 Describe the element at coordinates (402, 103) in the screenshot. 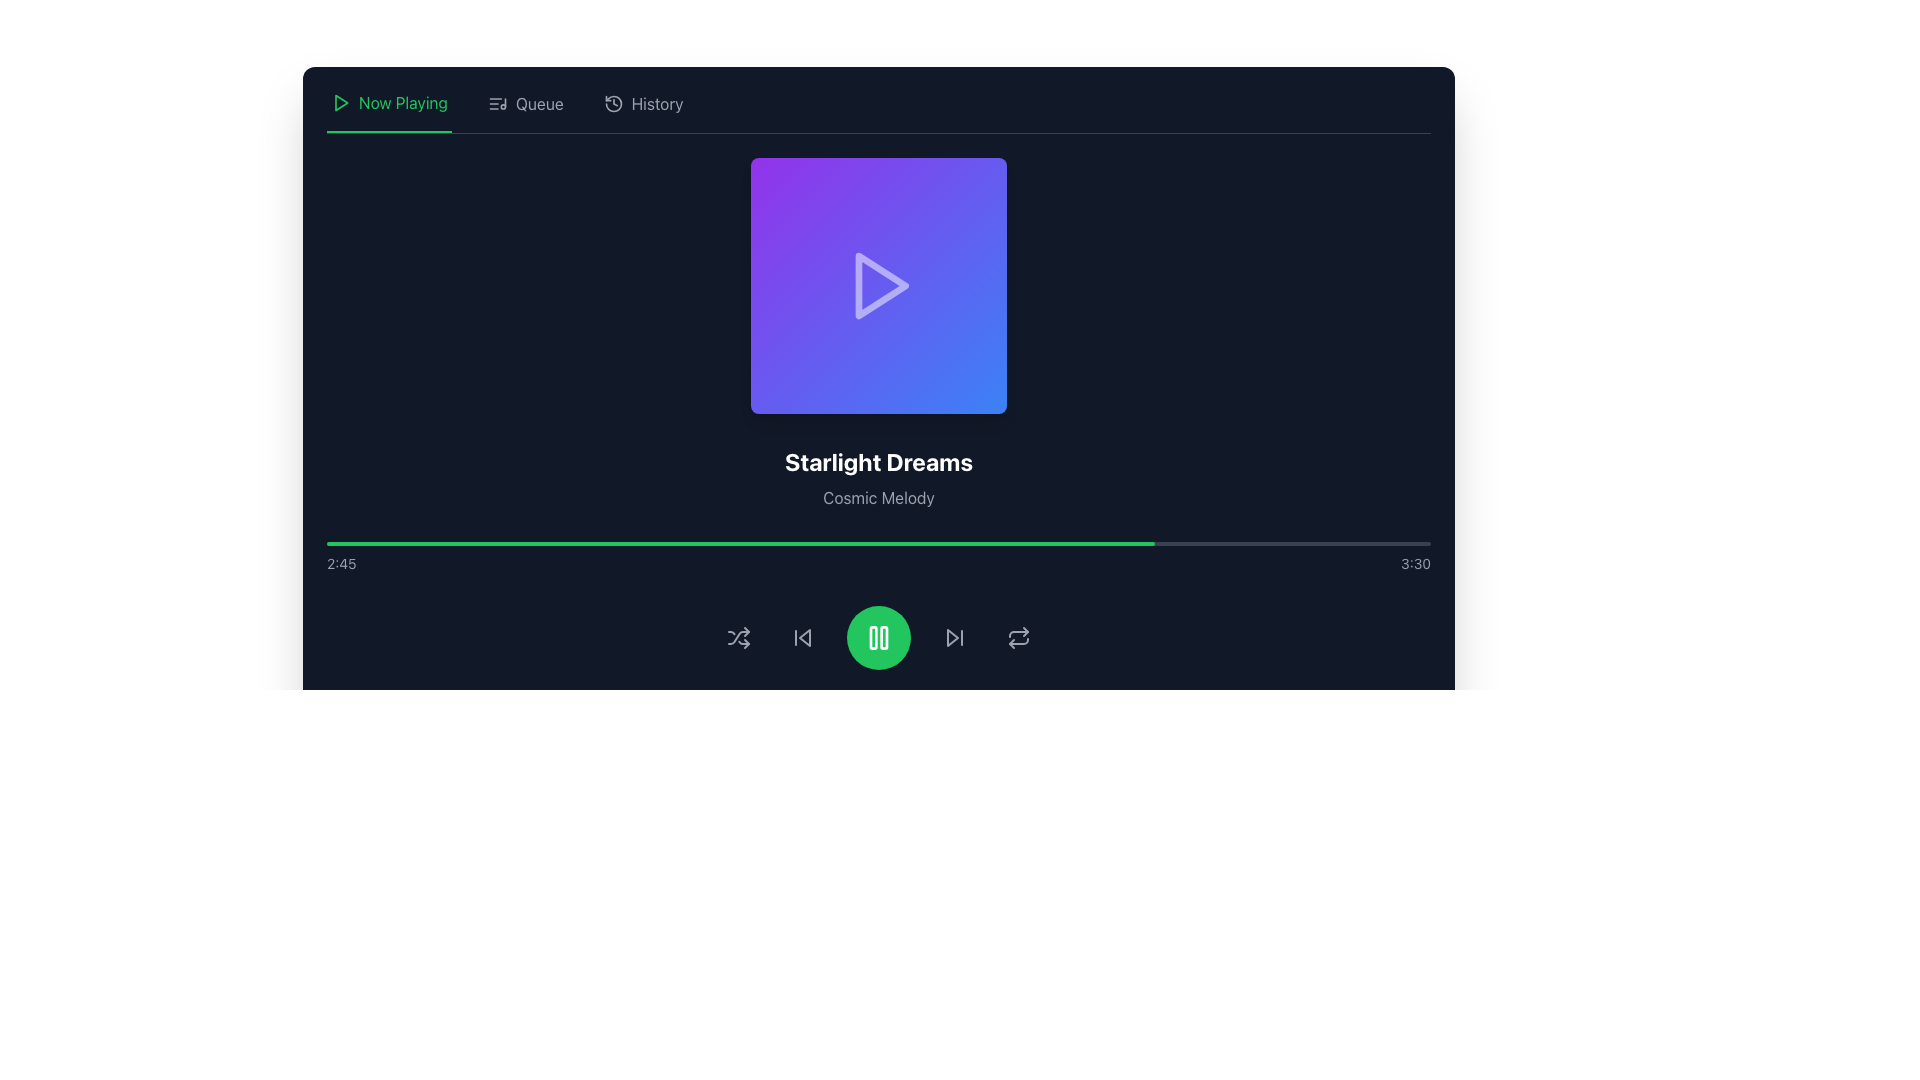

I see `the 'Now Playing' text label located in the top-left corner of the interface, which indicates the current view or status in the application` at that location.